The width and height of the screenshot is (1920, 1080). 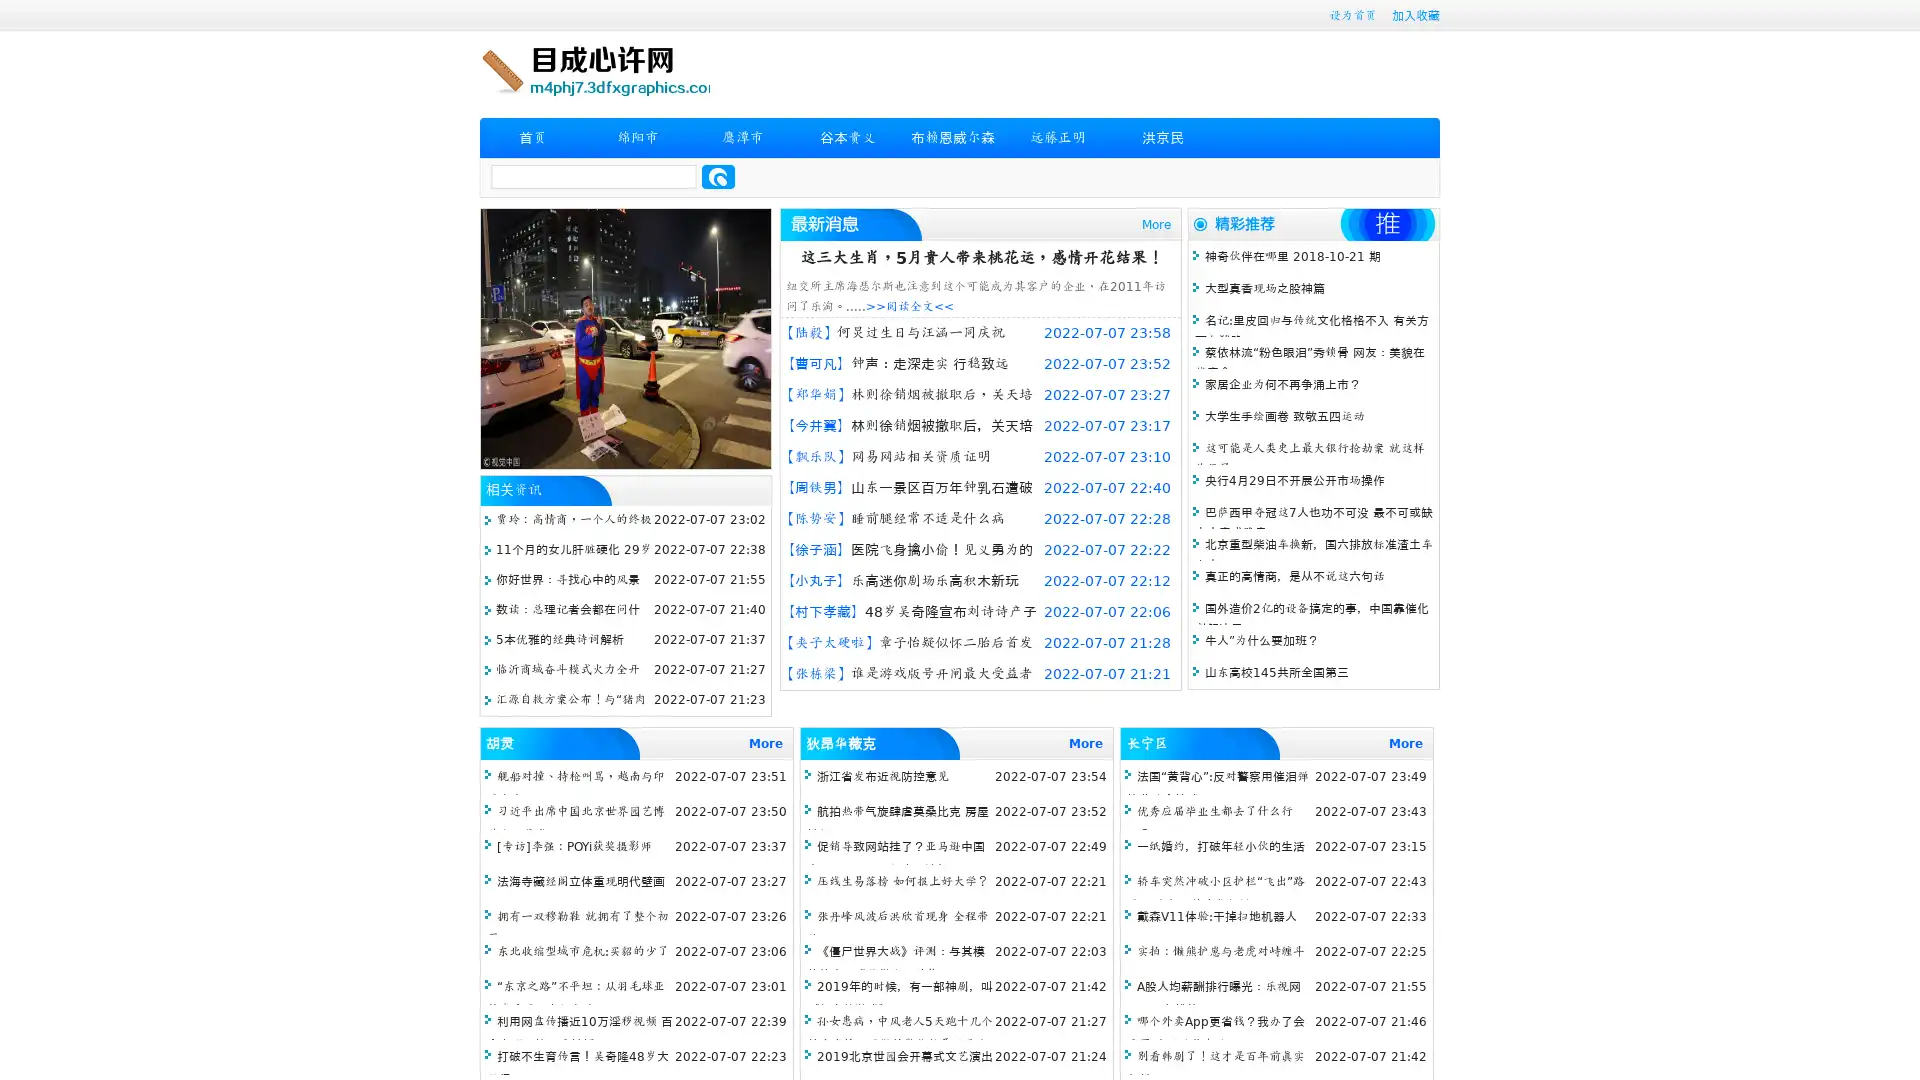 What do you see at coordinates (718, 176) in the screenshot?
I see `Search` at bounding box center [718, 176].